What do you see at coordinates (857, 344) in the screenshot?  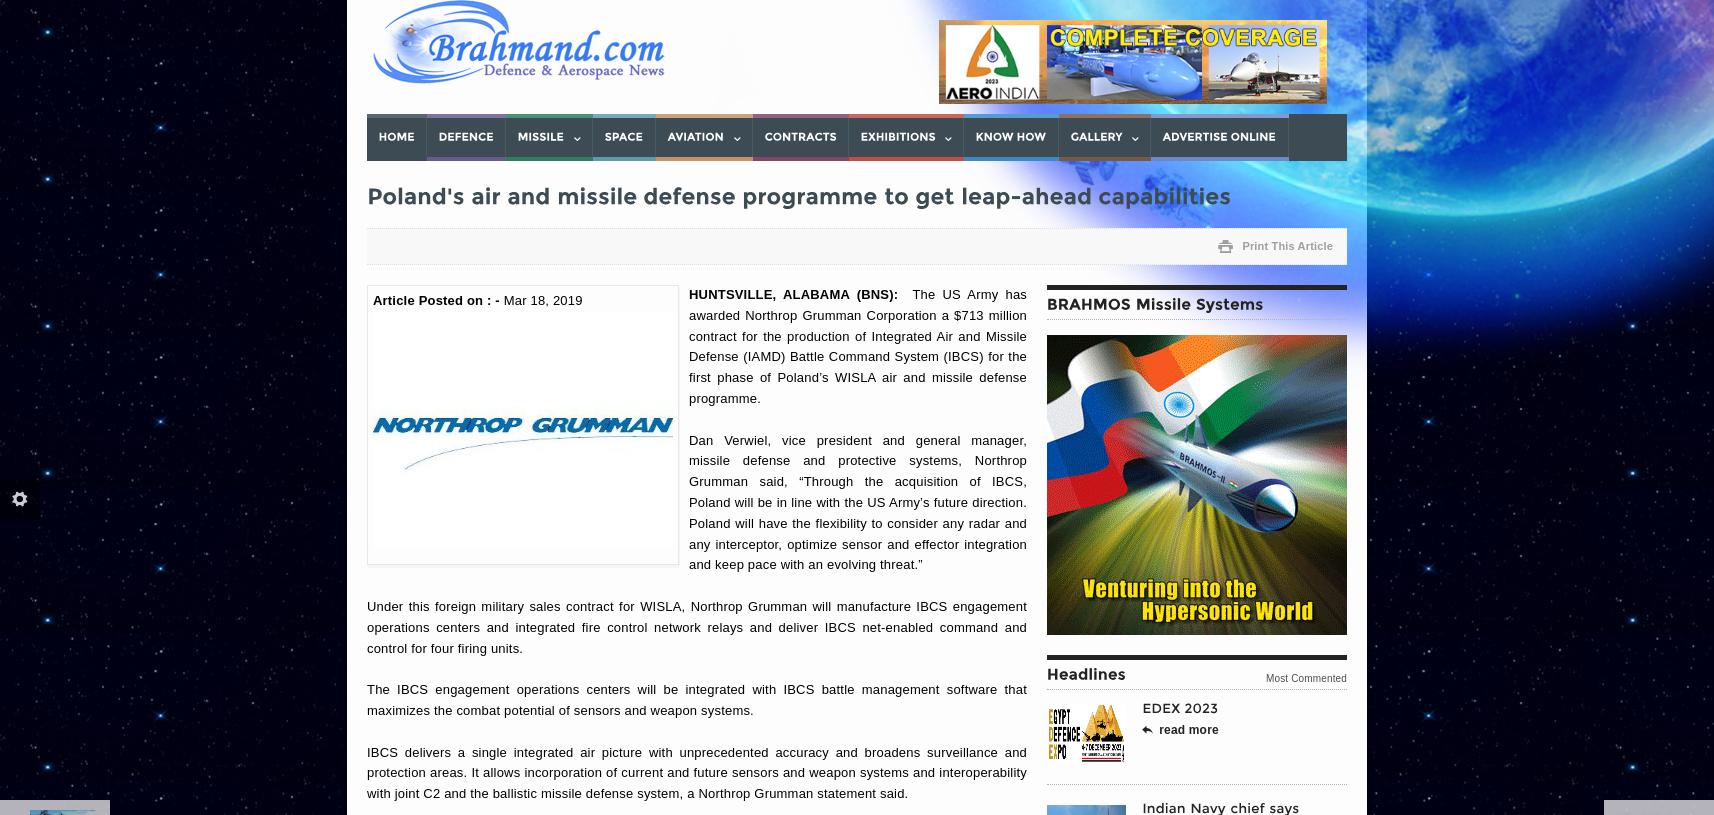 I see `'The US Army has awarded Northrop Grumman Corporation a $713 million contract for the production of Integrated Air and Missile Defense (IAMD) Battle Command System (IBCS) for the first phase of Poland’s WISLA air and missile defense programme.'` at bounding box center [857, 344].